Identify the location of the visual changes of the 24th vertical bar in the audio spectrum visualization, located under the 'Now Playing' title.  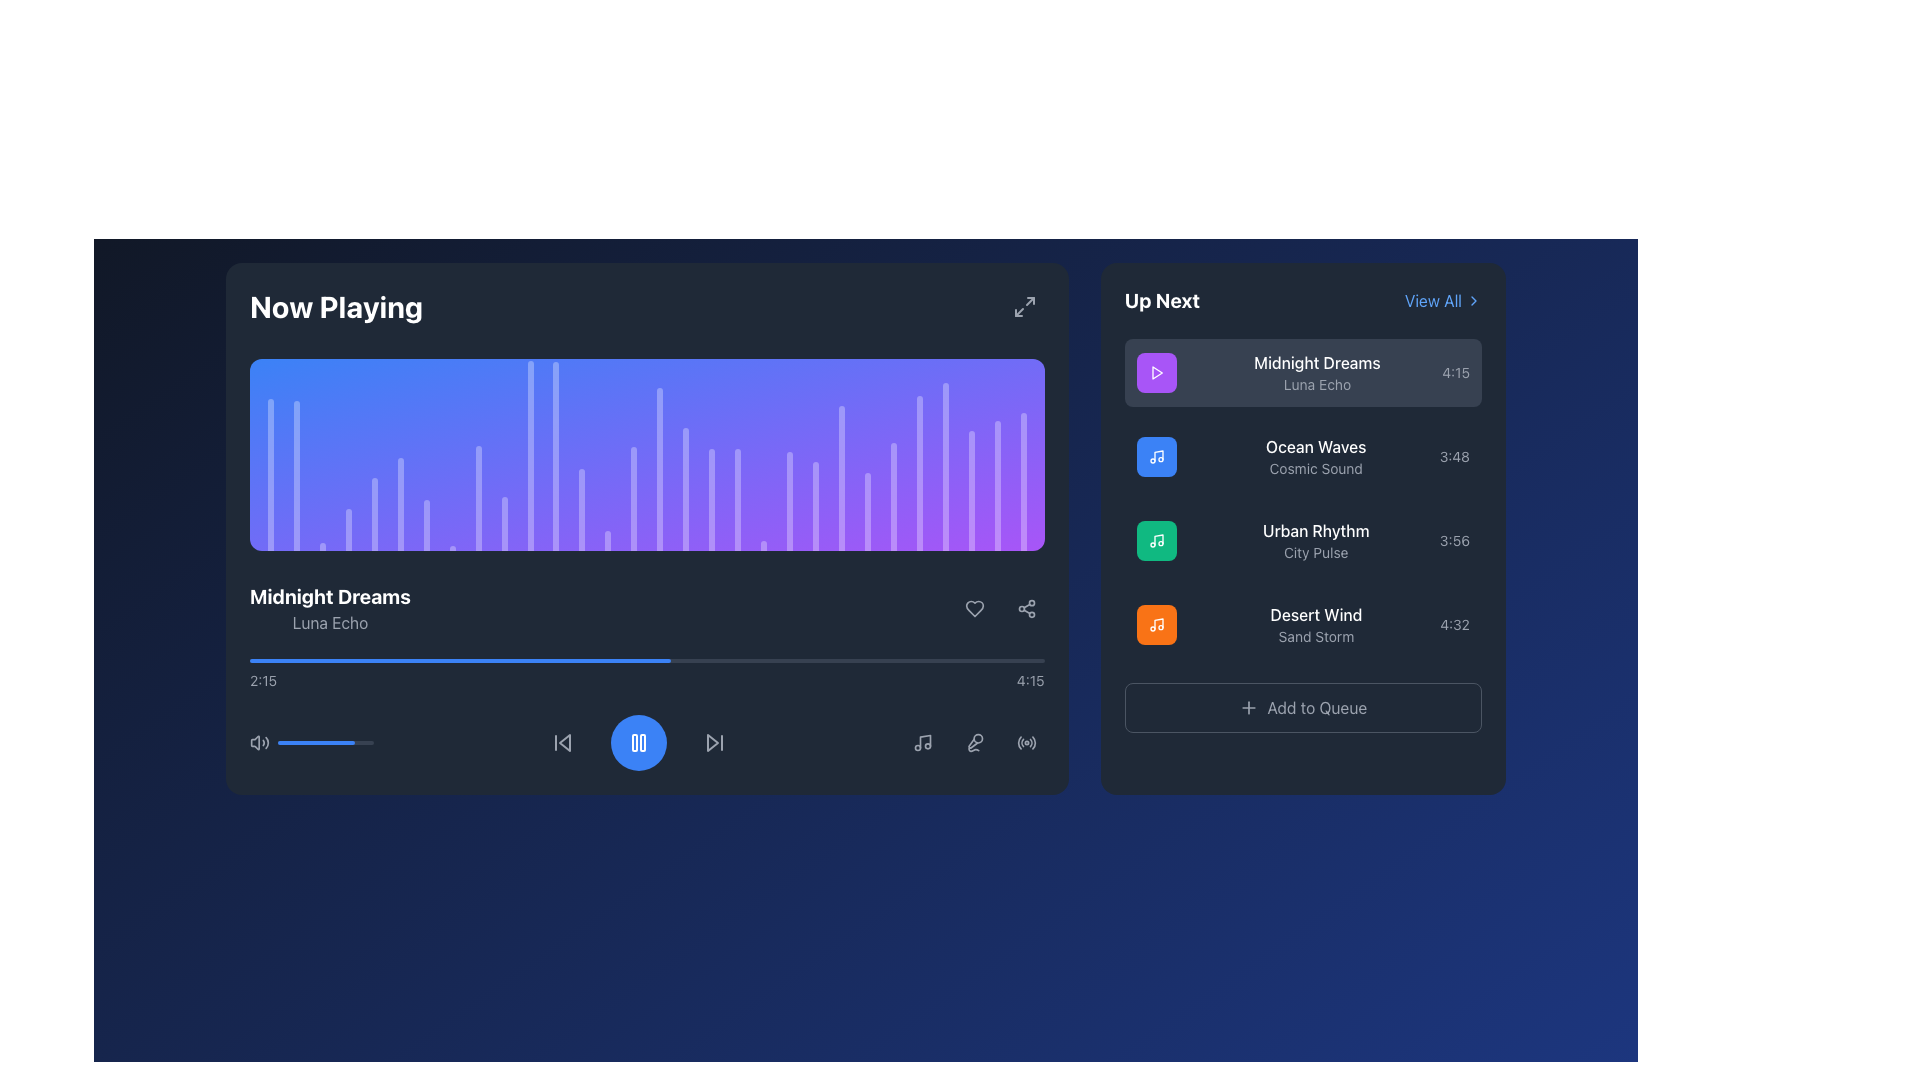
(892, 496).